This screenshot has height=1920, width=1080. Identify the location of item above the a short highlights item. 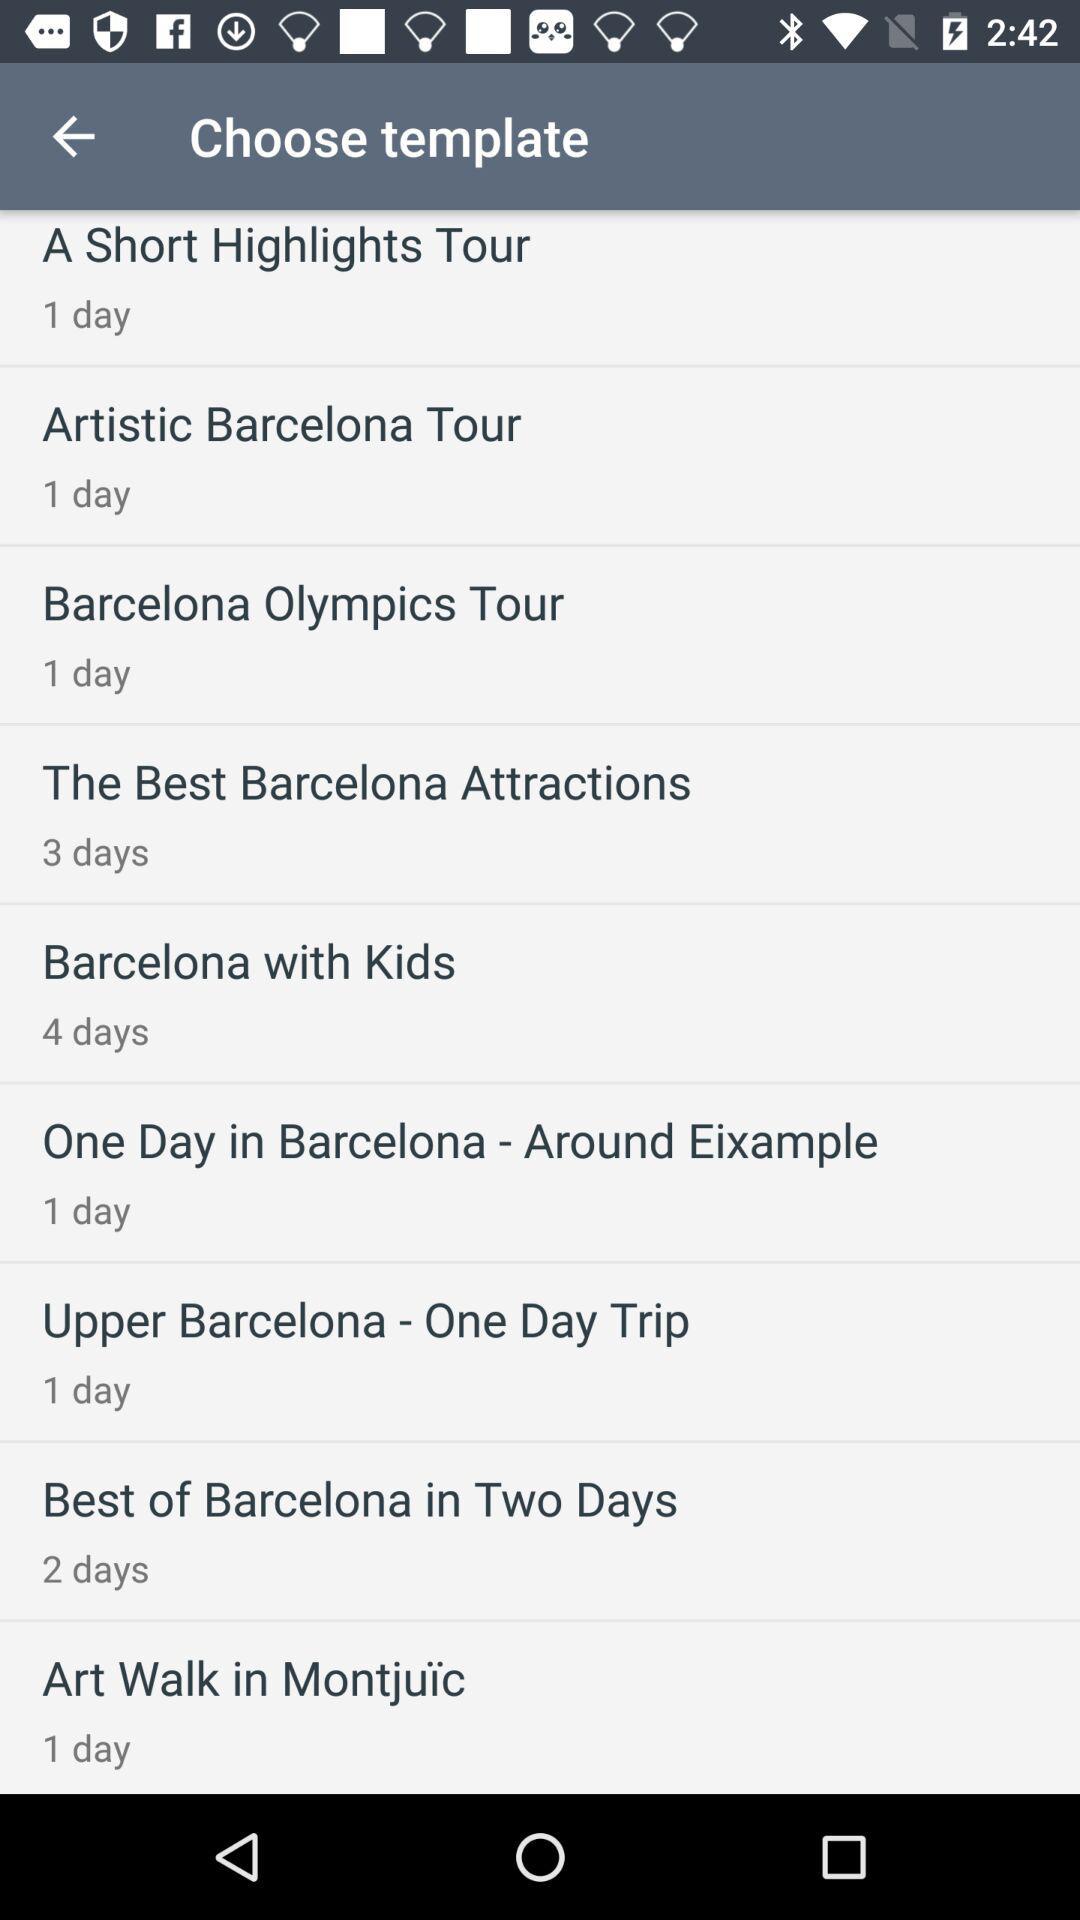
(72, 135).